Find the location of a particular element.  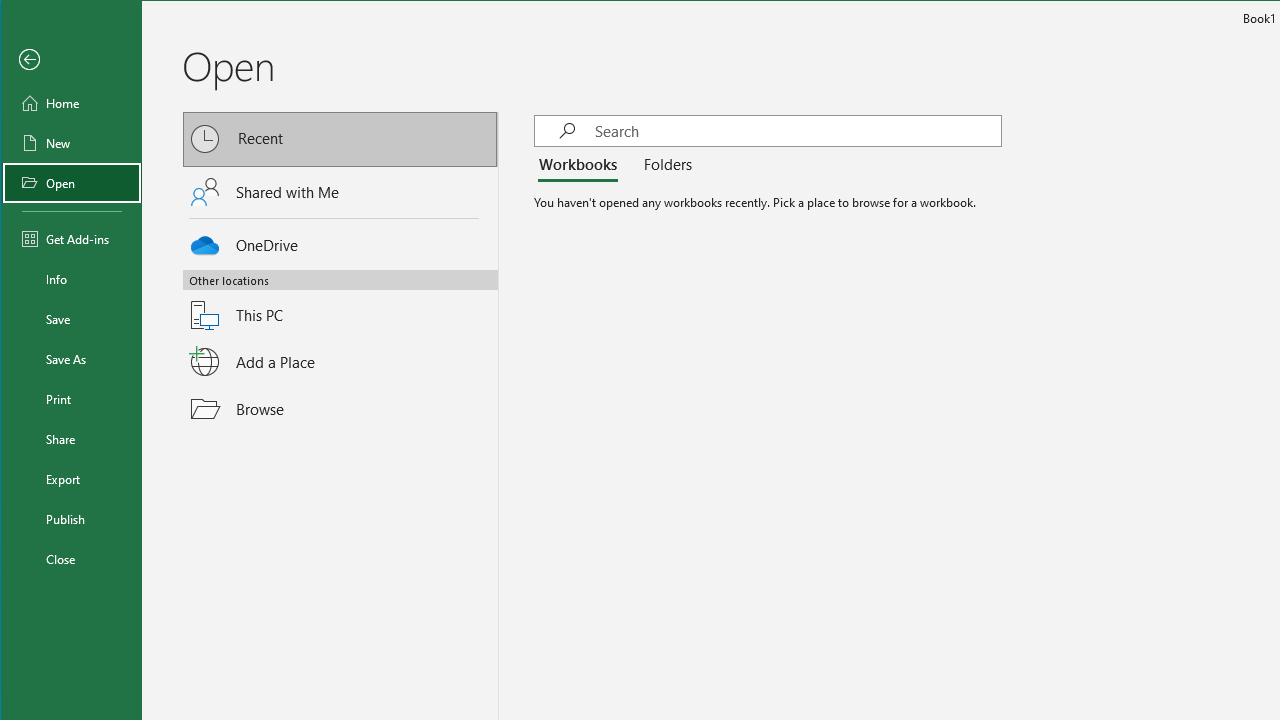

'Print' is located at coordinates (72, 398).